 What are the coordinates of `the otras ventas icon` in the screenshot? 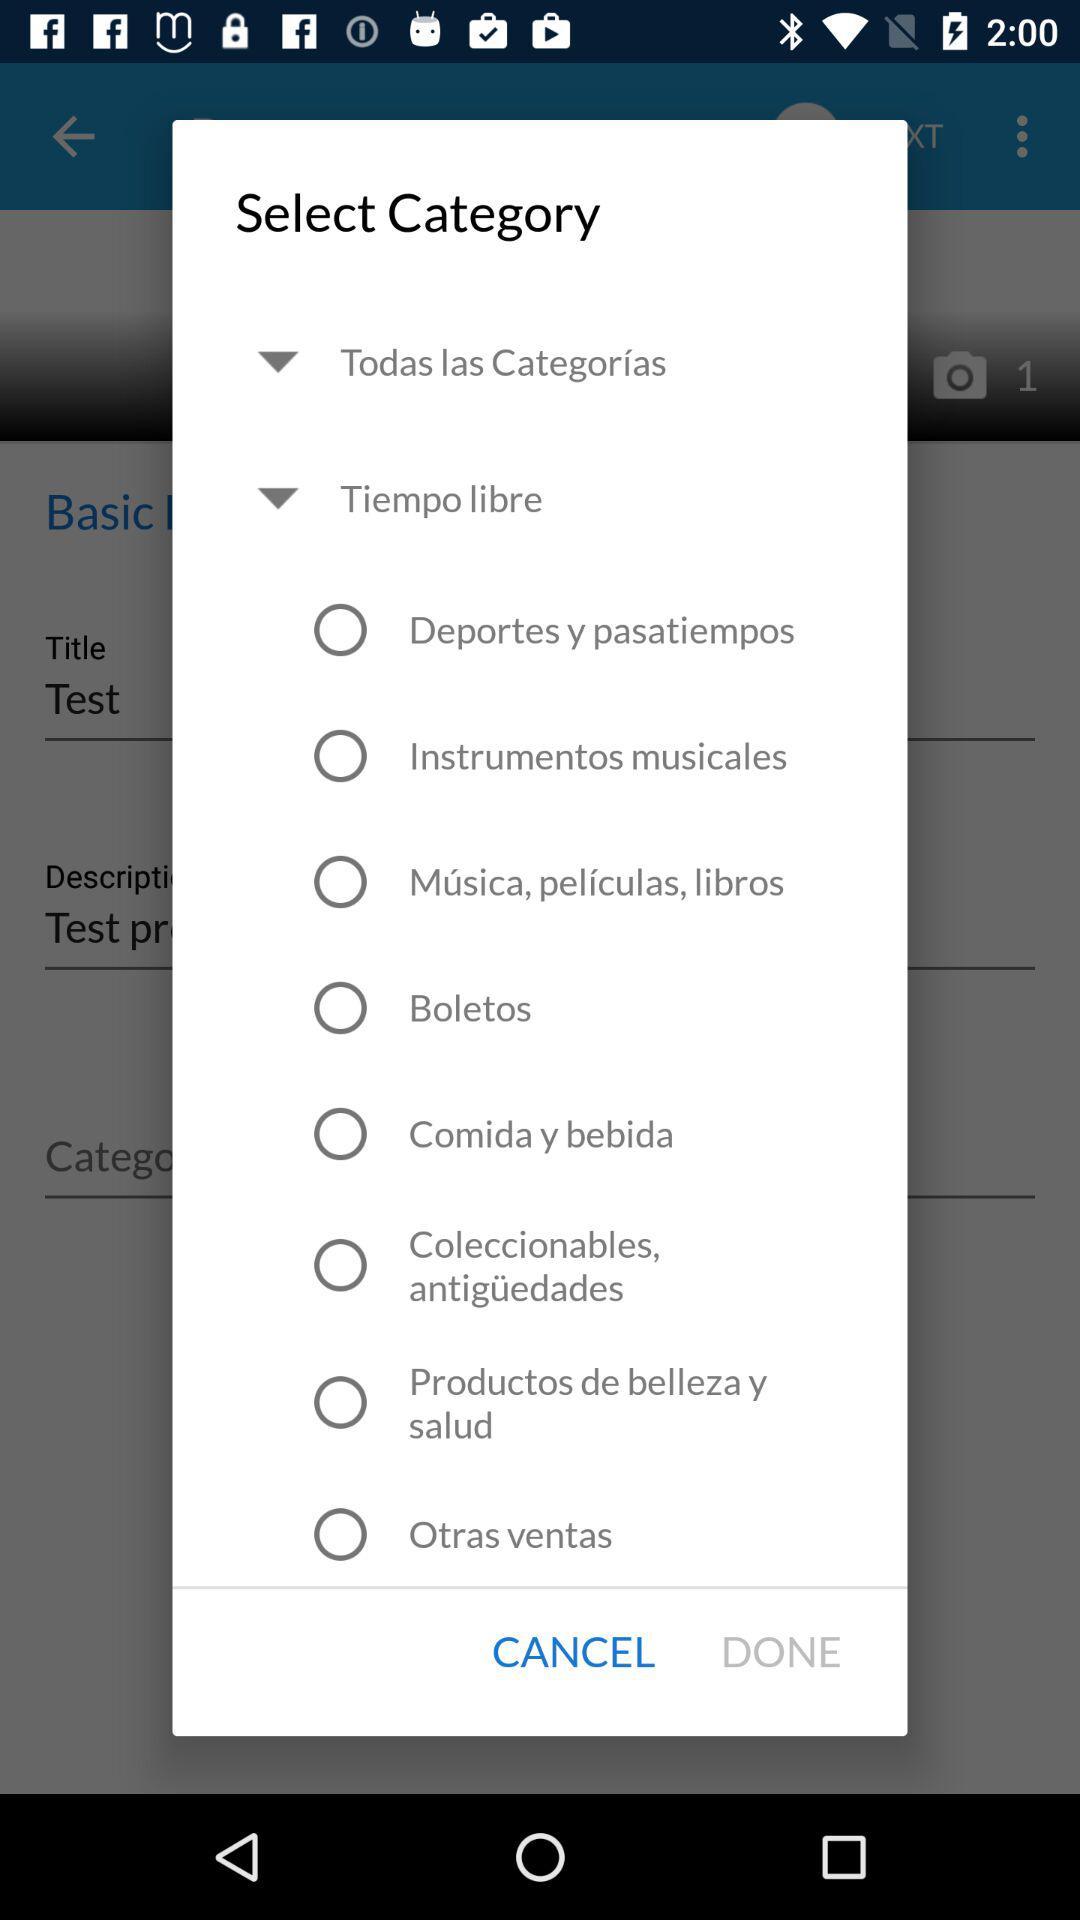 It's located at (509, 1533).